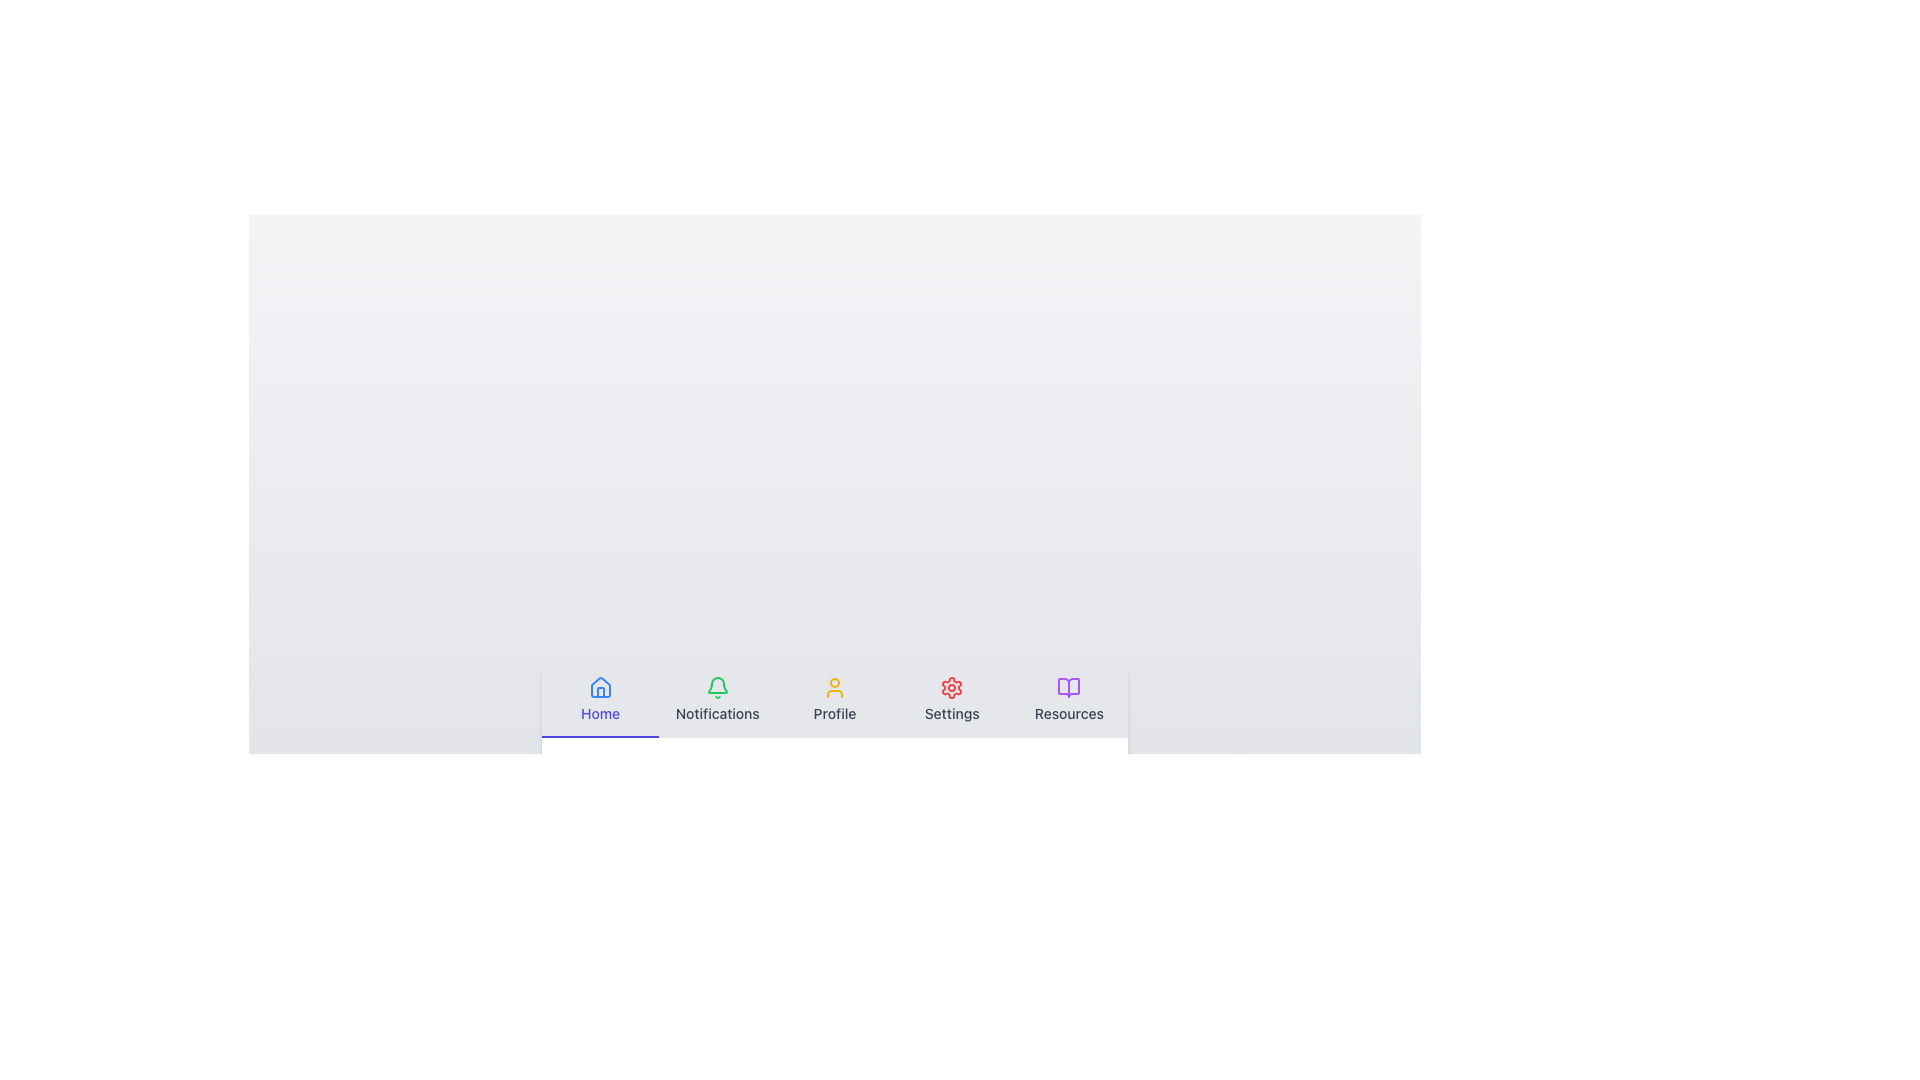 This screenshot has height=1080, width=1920. I want to click on the 'Home' icon, which is represented by a graphical house icon located in the bottom navigation bar as the first item from the left, so click(599, 691).